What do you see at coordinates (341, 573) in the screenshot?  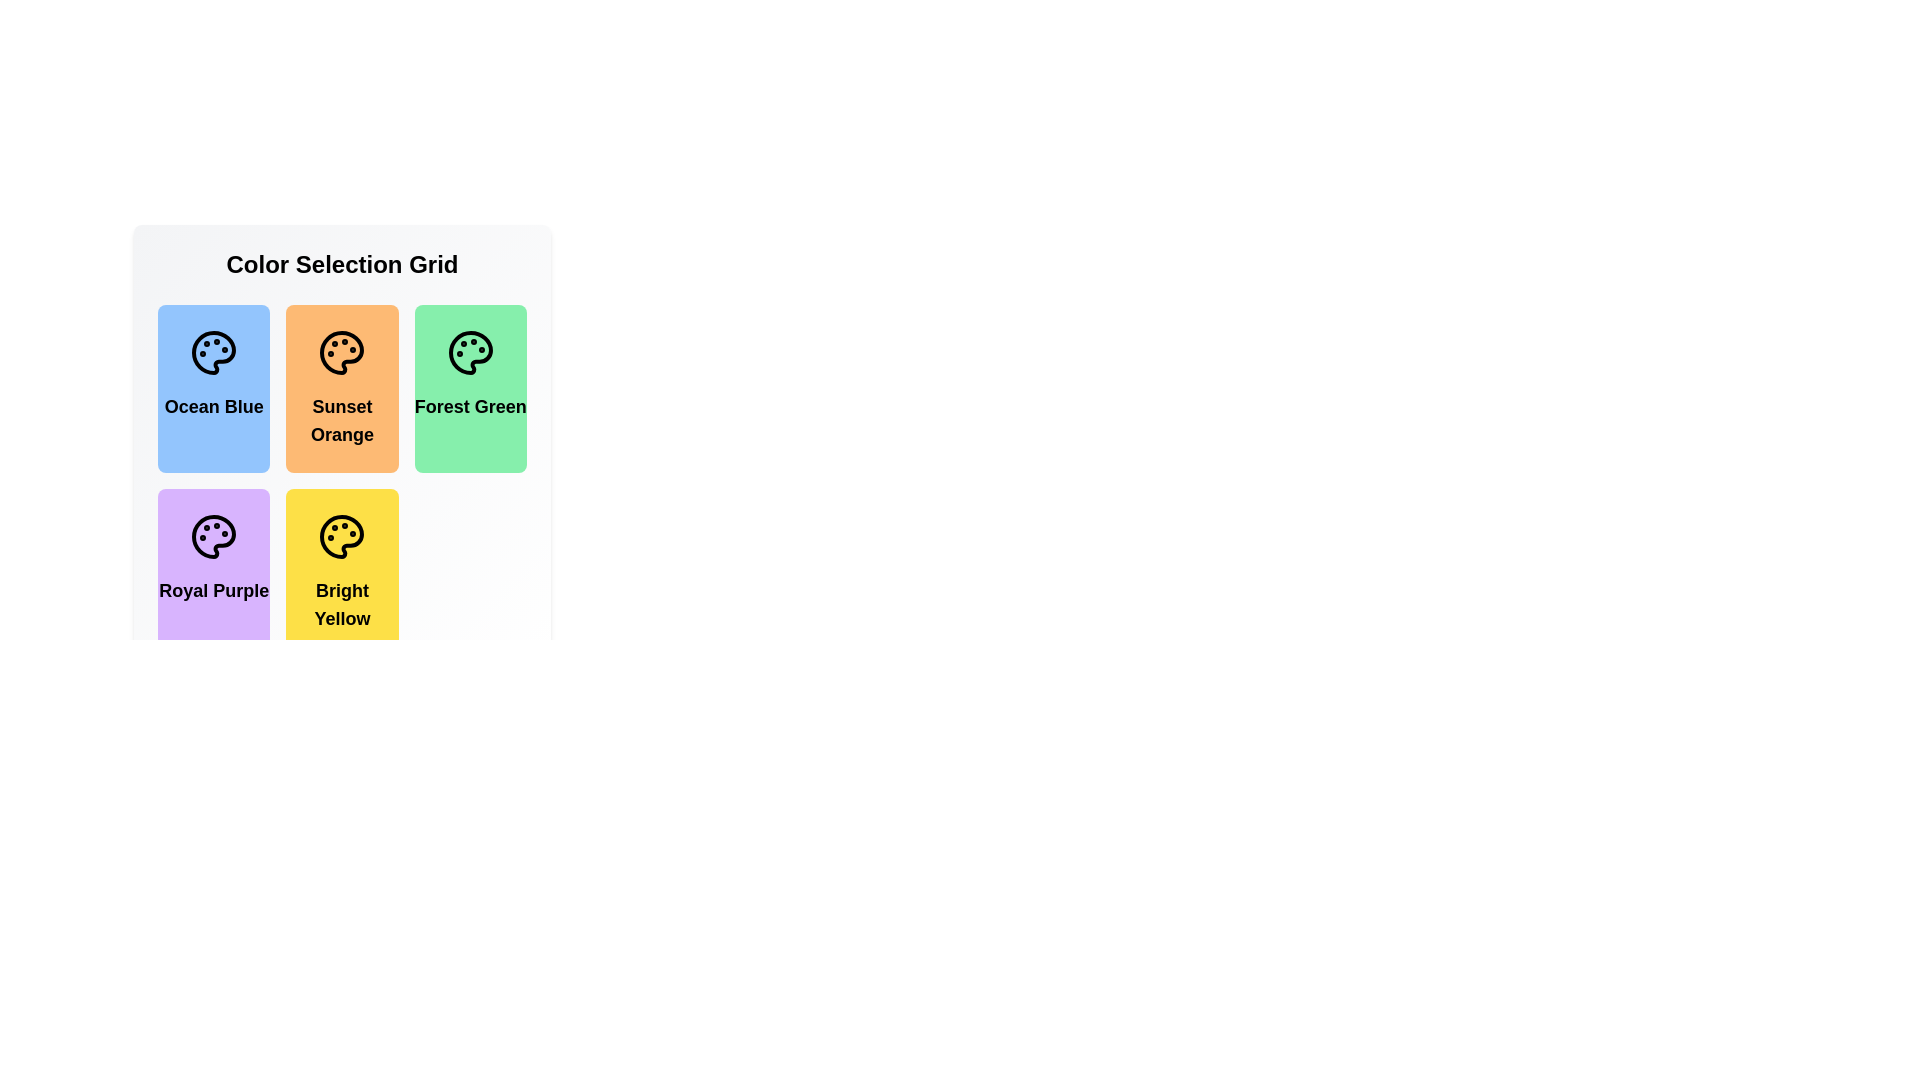 I see `the color item Bright Yellow` at bounding box center [341, 573].